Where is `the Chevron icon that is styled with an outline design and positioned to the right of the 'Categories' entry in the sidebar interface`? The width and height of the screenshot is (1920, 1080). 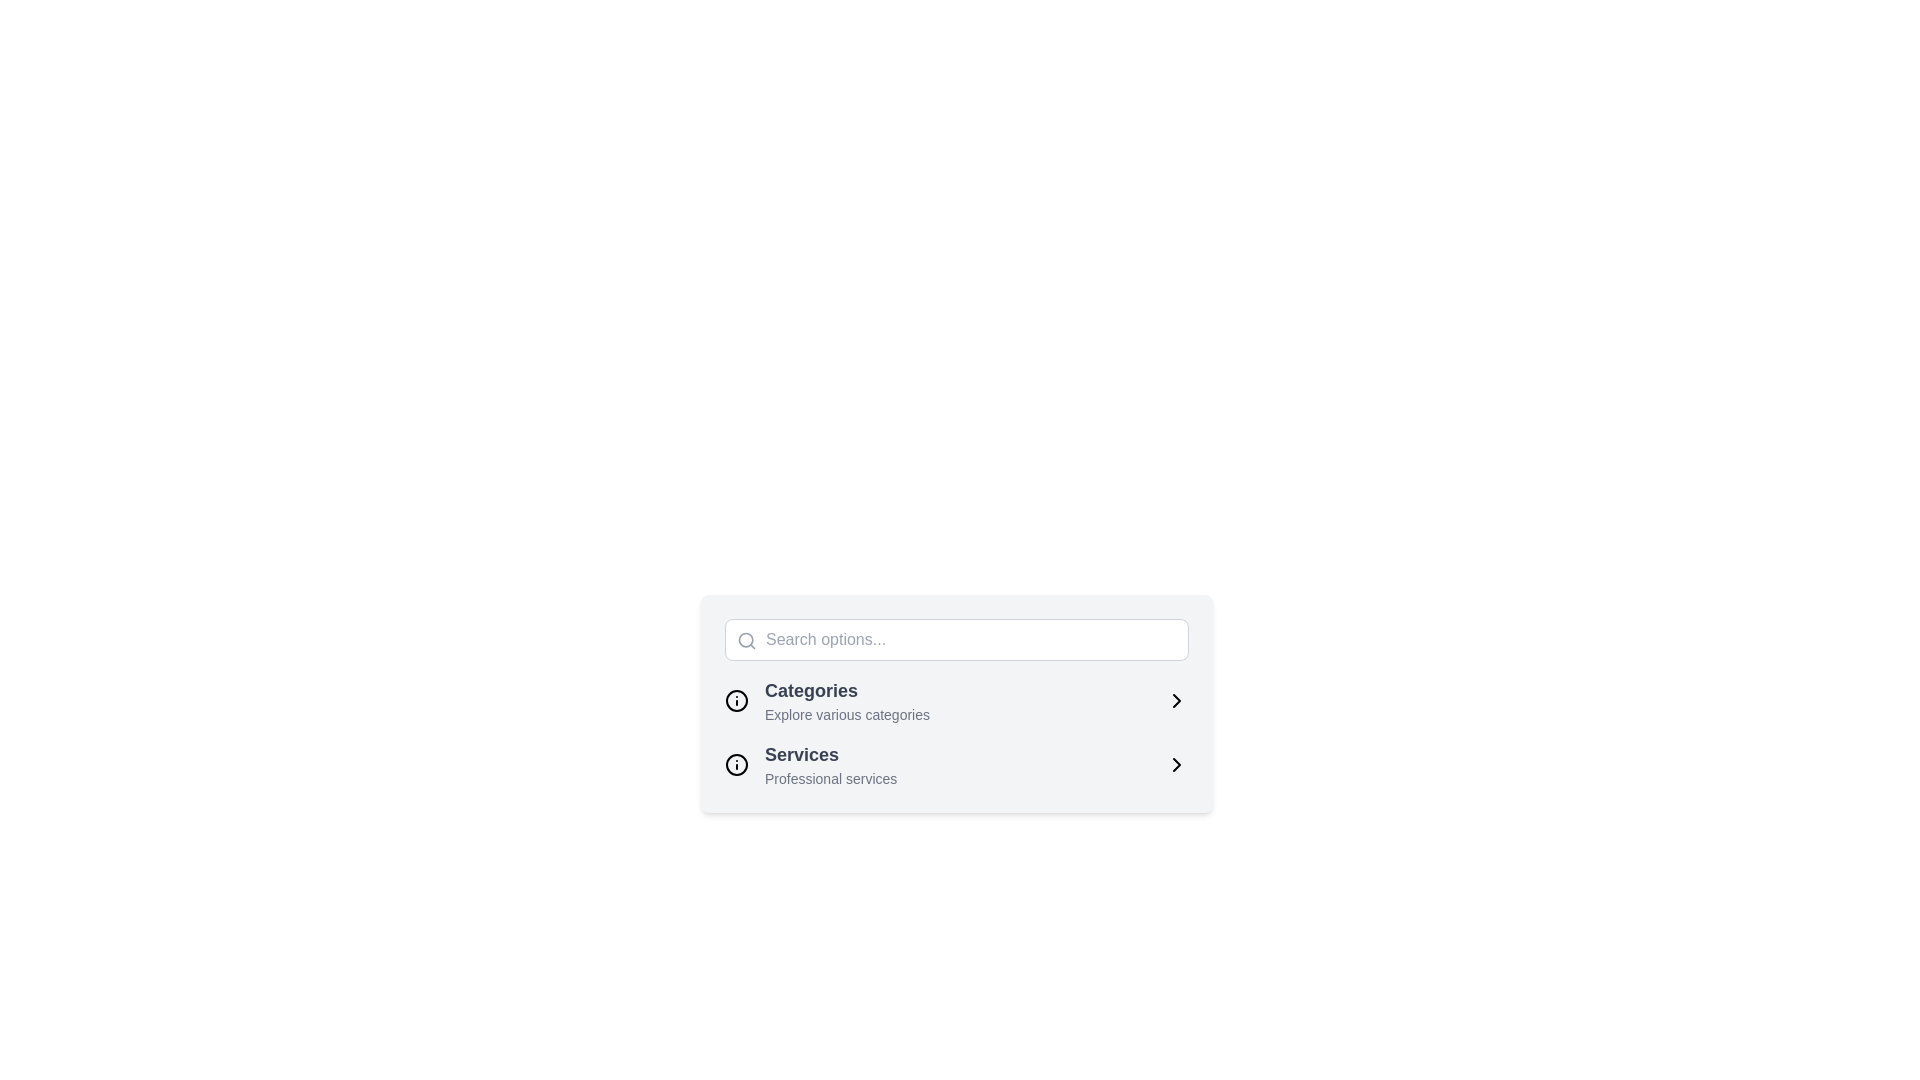 the Chevron icon that is styled with an outline design and positioned to the right of the 'Categories' entry in the sidebar interface is located at coordinates (1176, 700).